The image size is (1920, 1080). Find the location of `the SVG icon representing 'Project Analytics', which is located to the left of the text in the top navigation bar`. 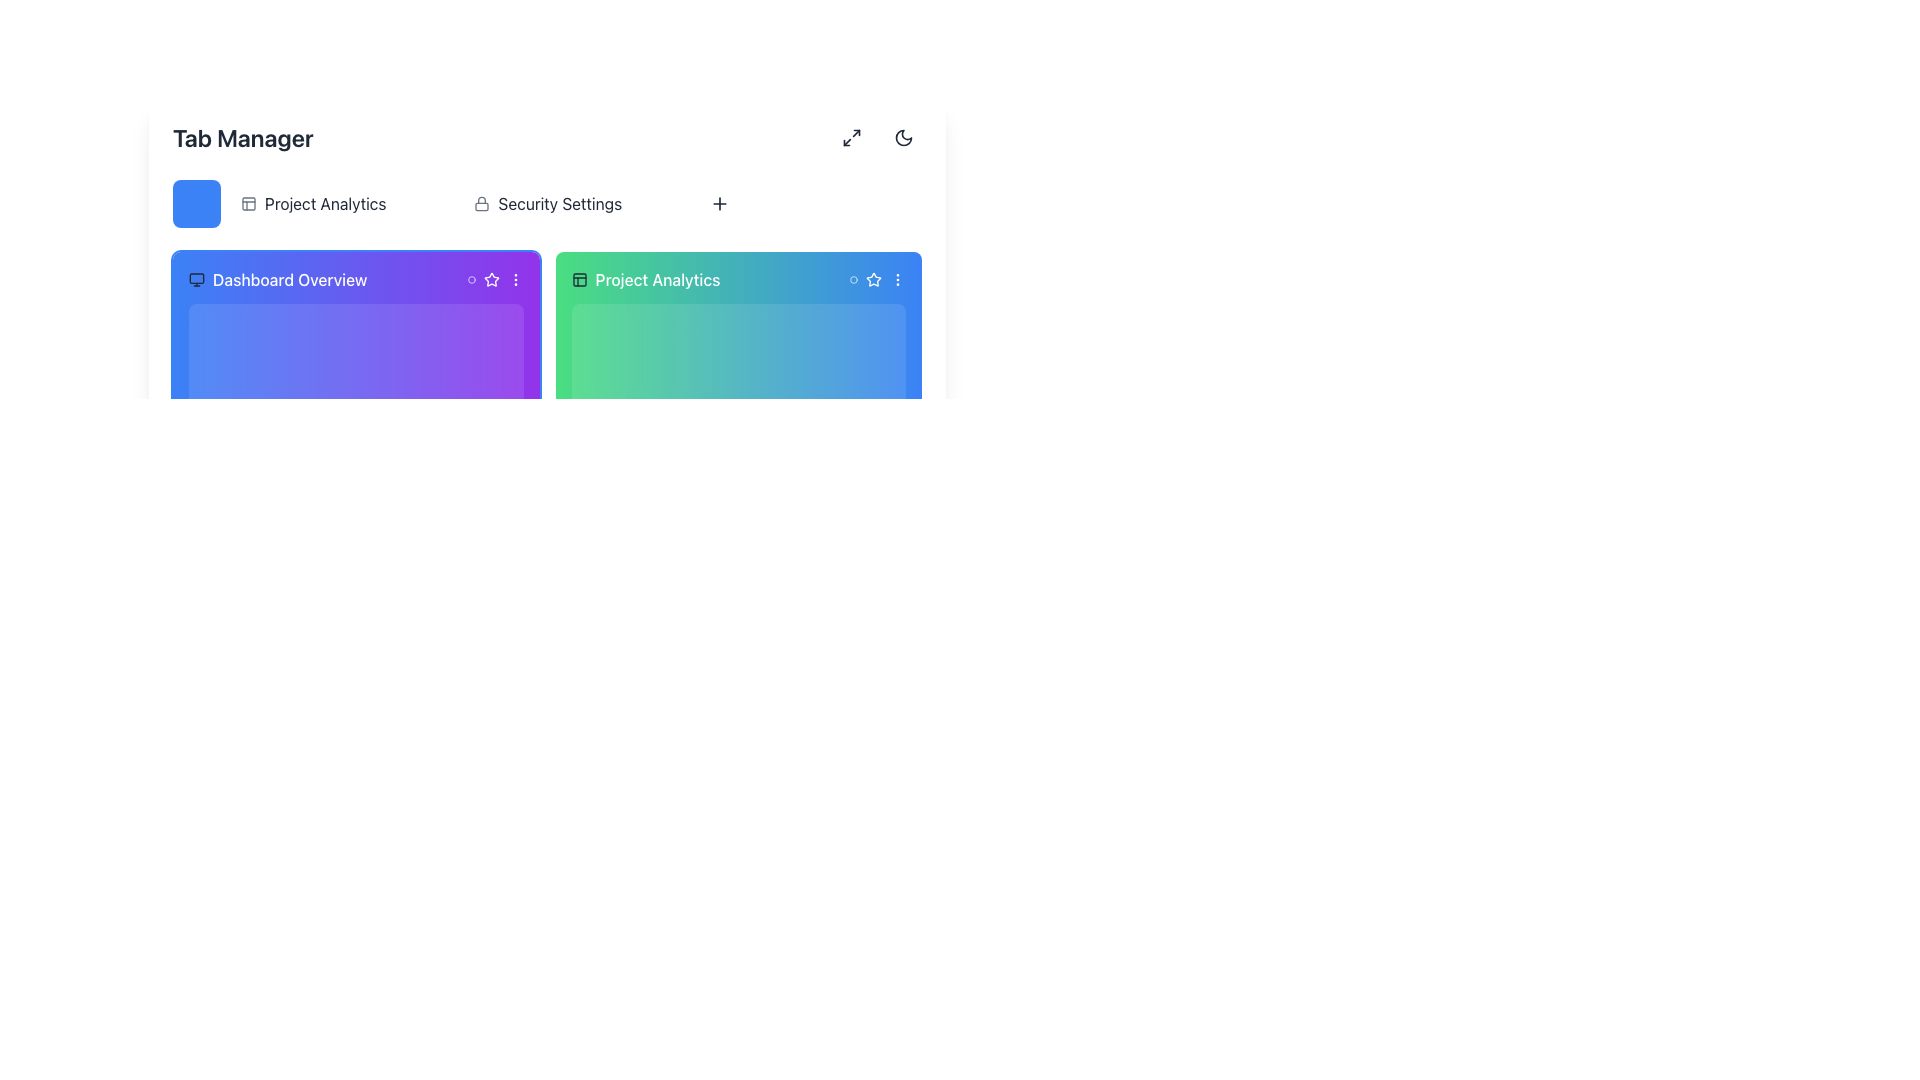

the SVG icon representing 'Project Analytics', which is located to the left of the text in the top navigation bar is located at coordinates (248, 204).